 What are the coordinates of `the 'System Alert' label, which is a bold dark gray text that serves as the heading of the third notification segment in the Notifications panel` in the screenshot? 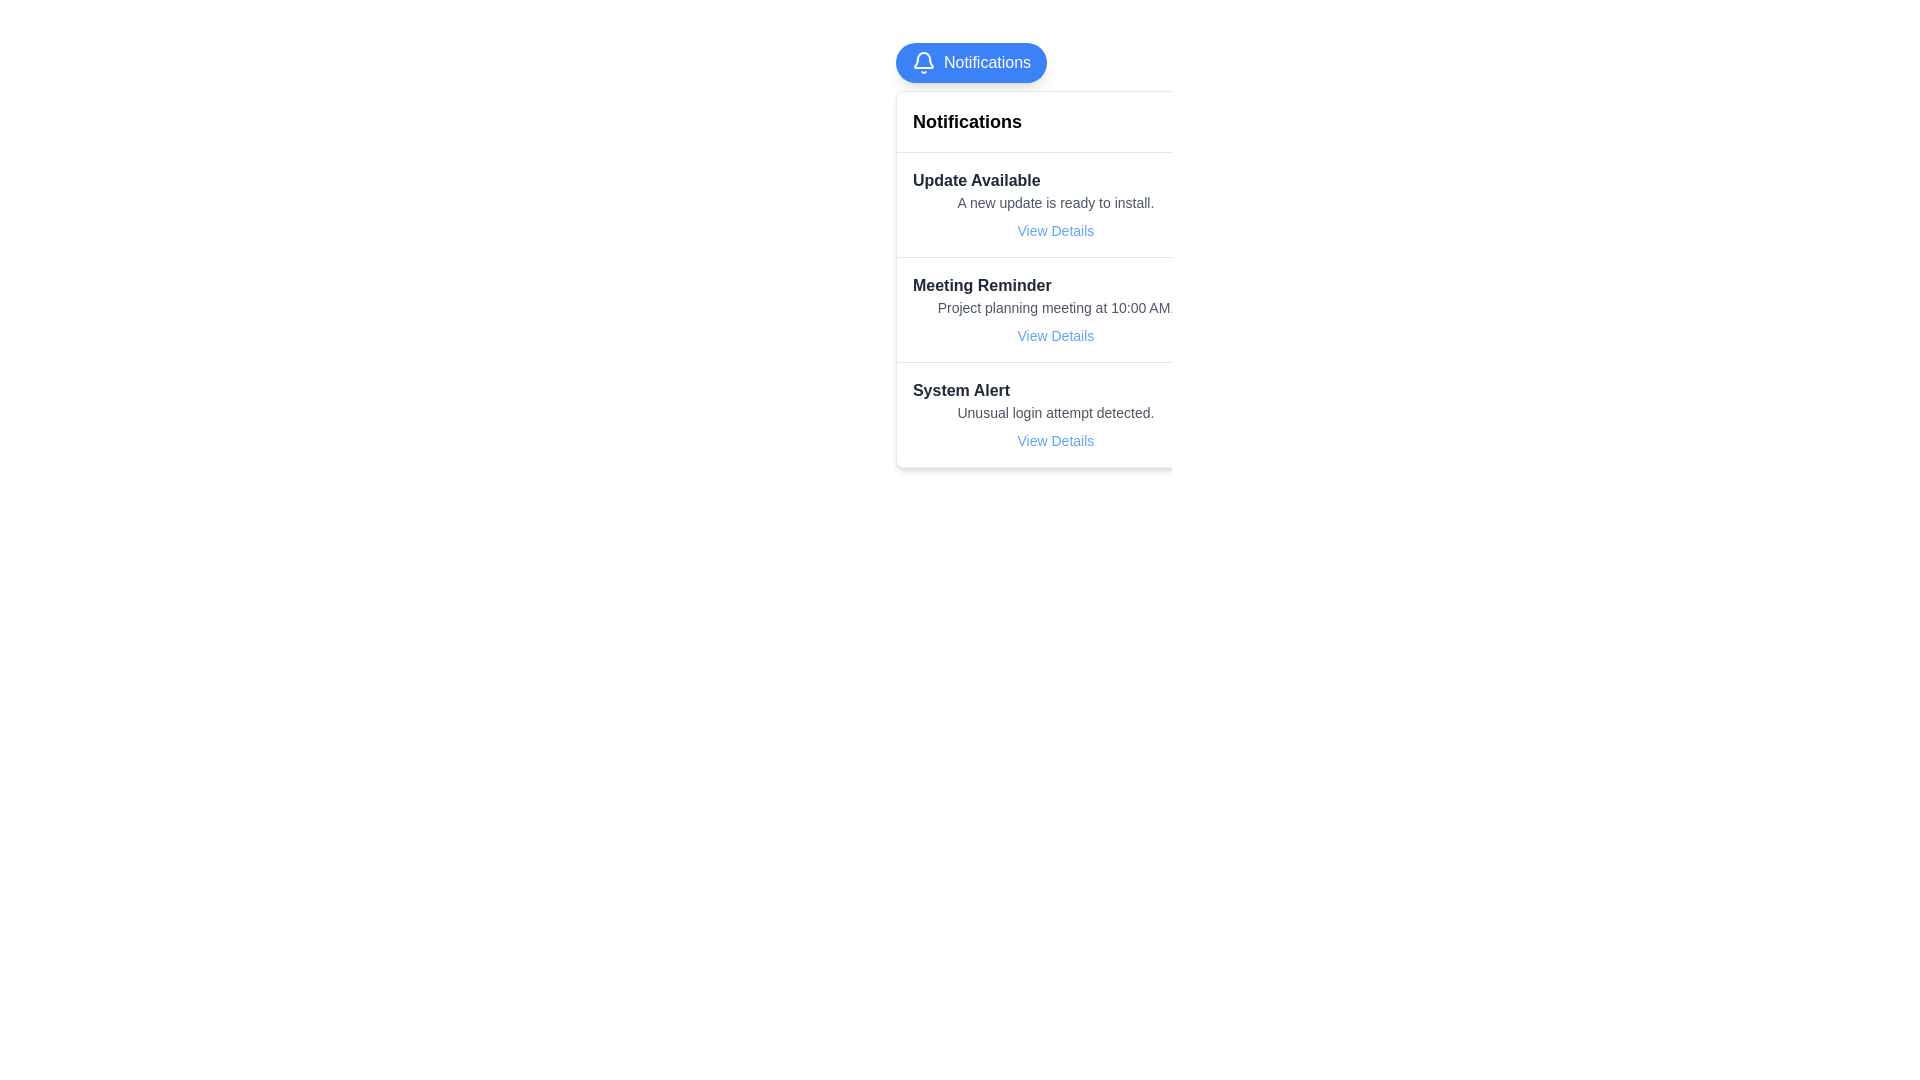 It's located at (961, 390).